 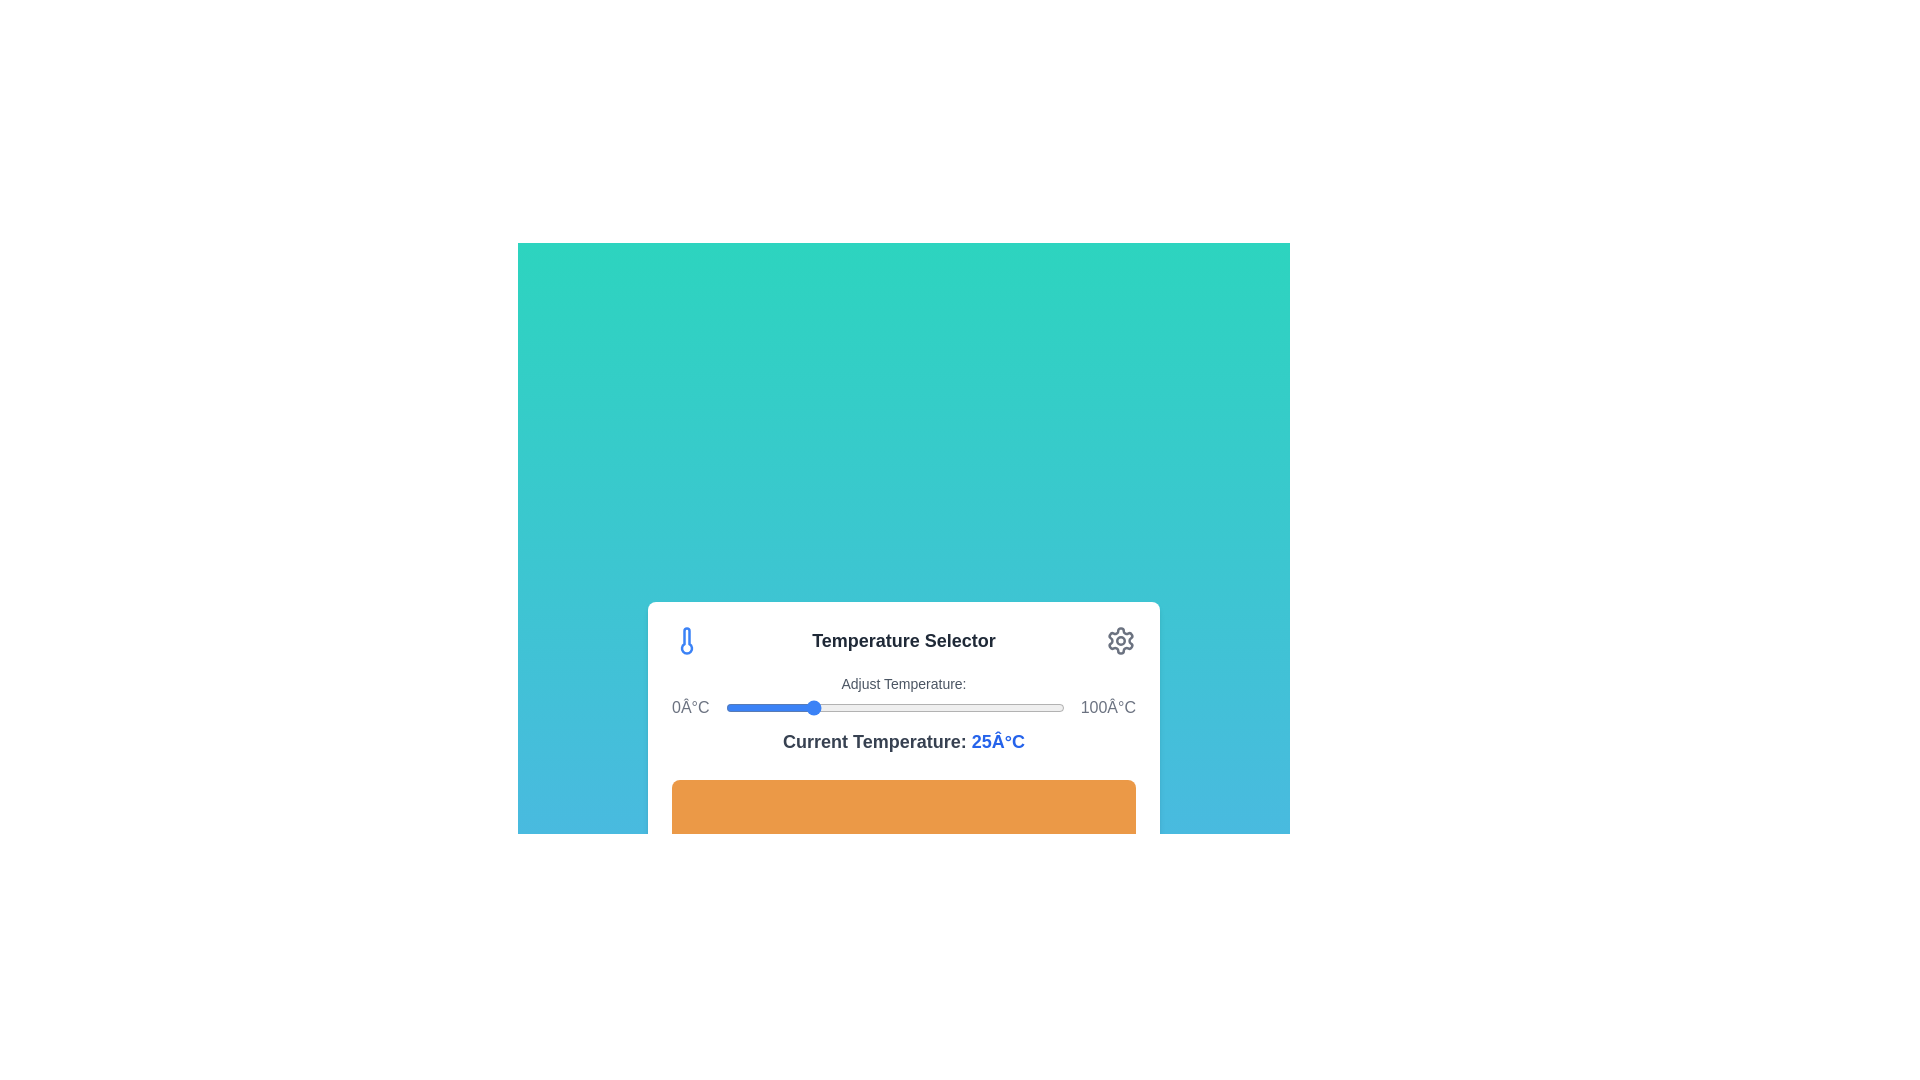 What do you see at coordinates (723, 707) in the screenshot?
I see `the temperature to 0°C by moving the slider` at bounding box center [723, 707].